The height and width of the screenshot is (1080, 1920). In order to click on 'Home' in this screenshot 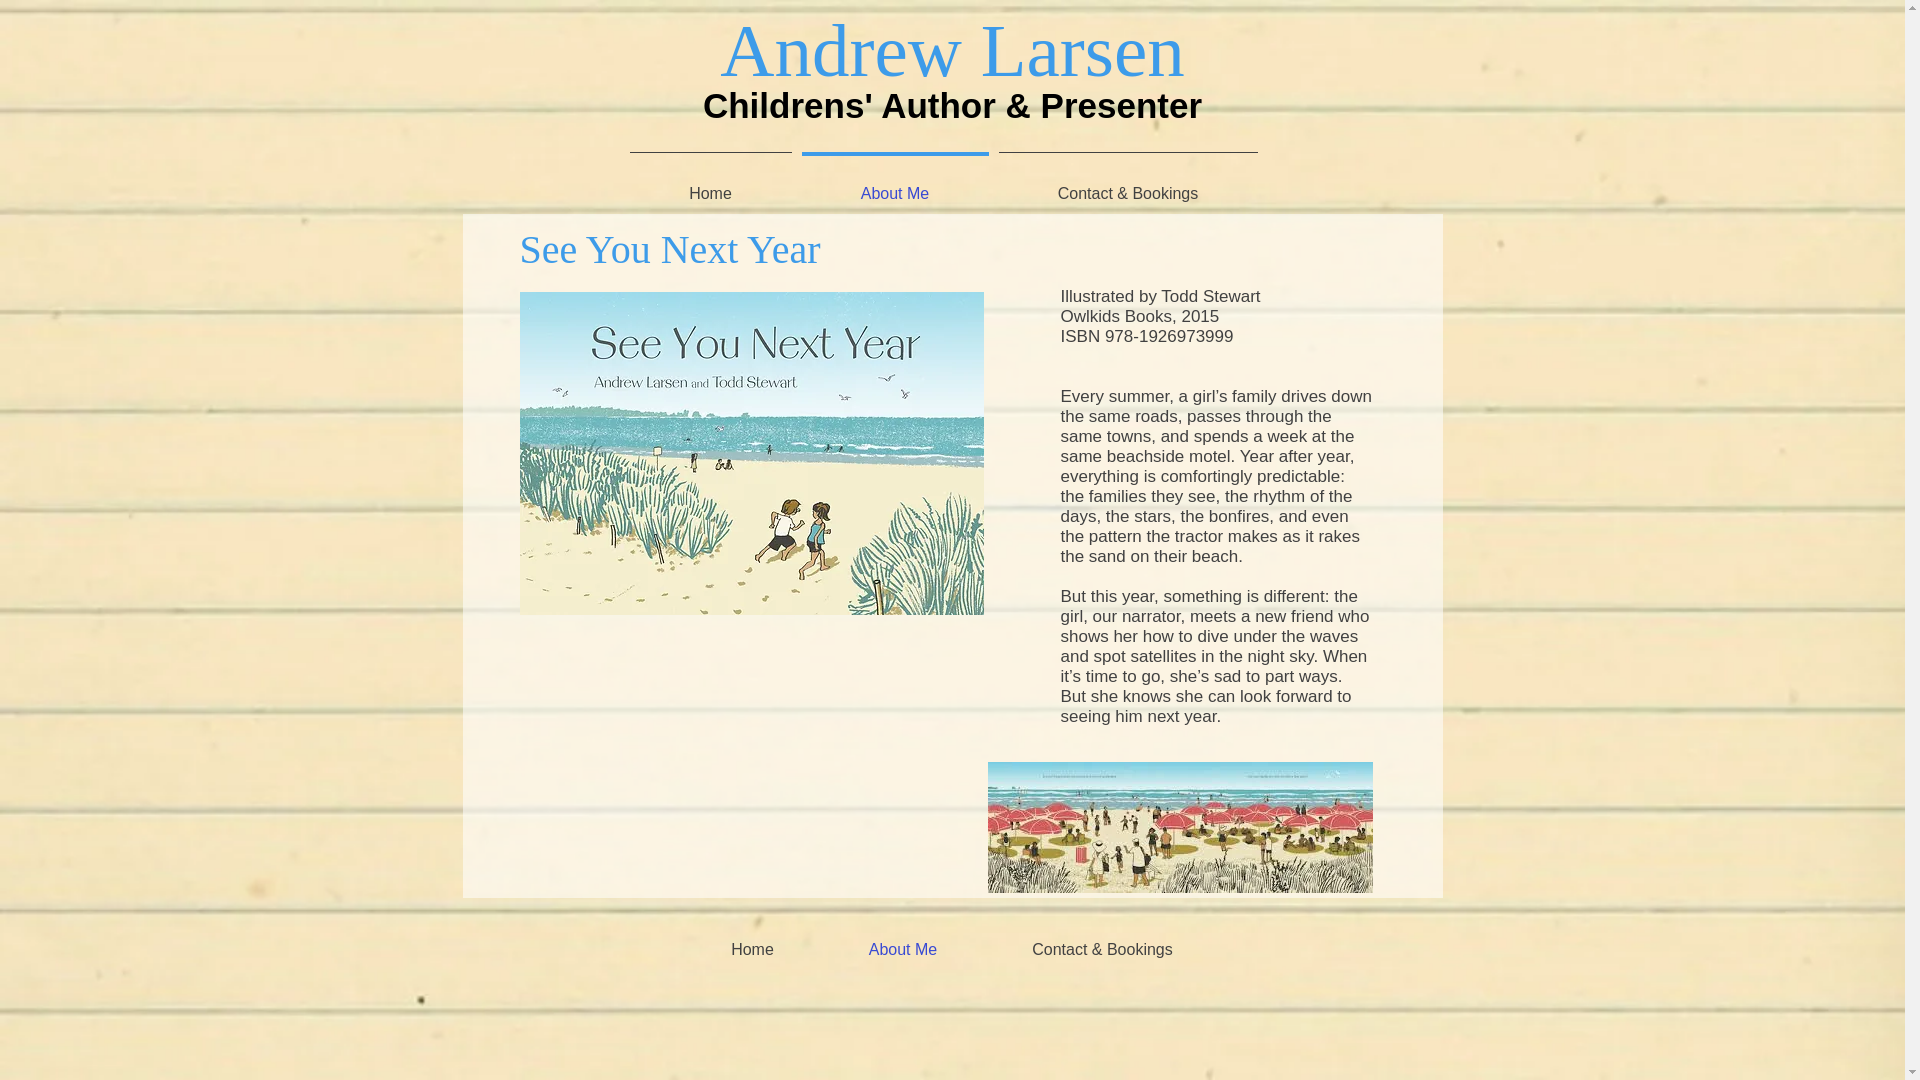, I will do `click(623, 184)`.